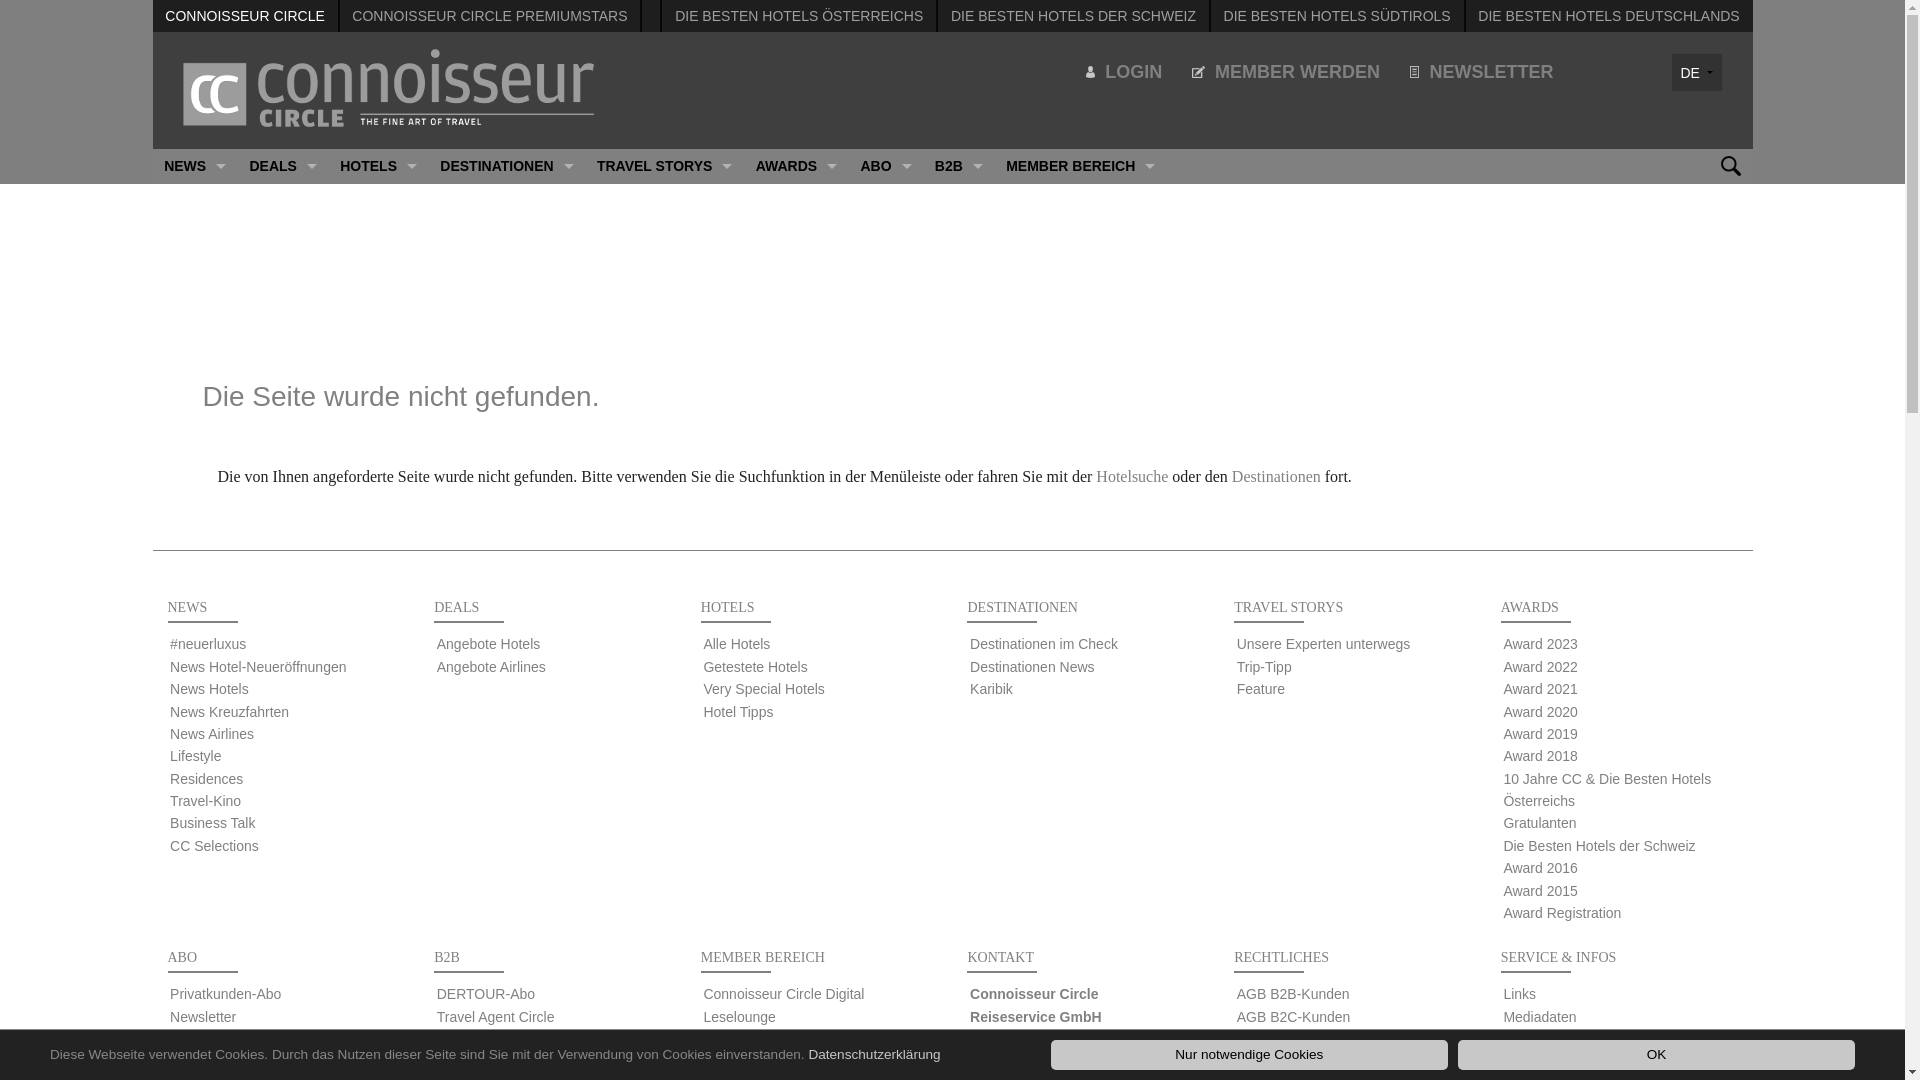  I want to click on 'Travel Agent Circle', so click(495, 1017).